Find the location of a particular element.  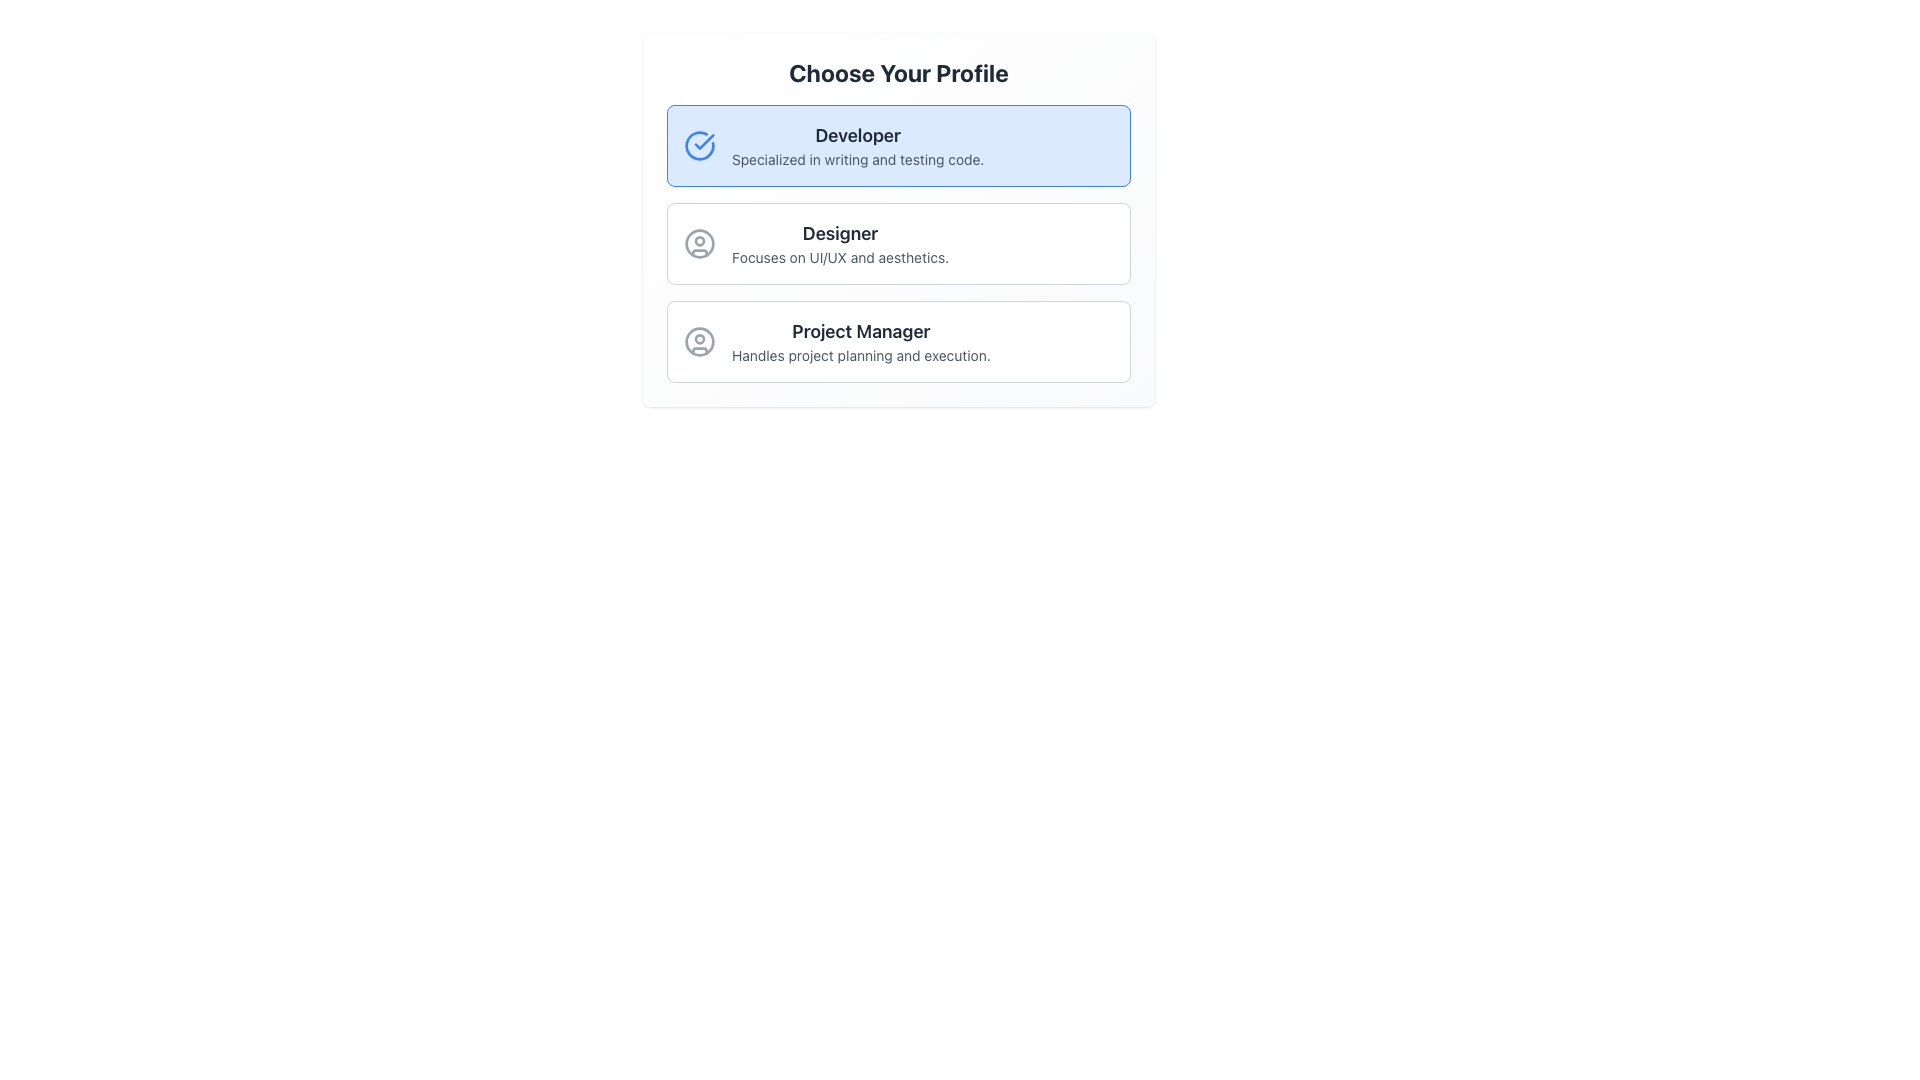

the visual state of the circular blue checkmark icon located at the top-left corner of the 'Developer' profile card, beside the title 'Developer' is located at coordinates (700, 145).